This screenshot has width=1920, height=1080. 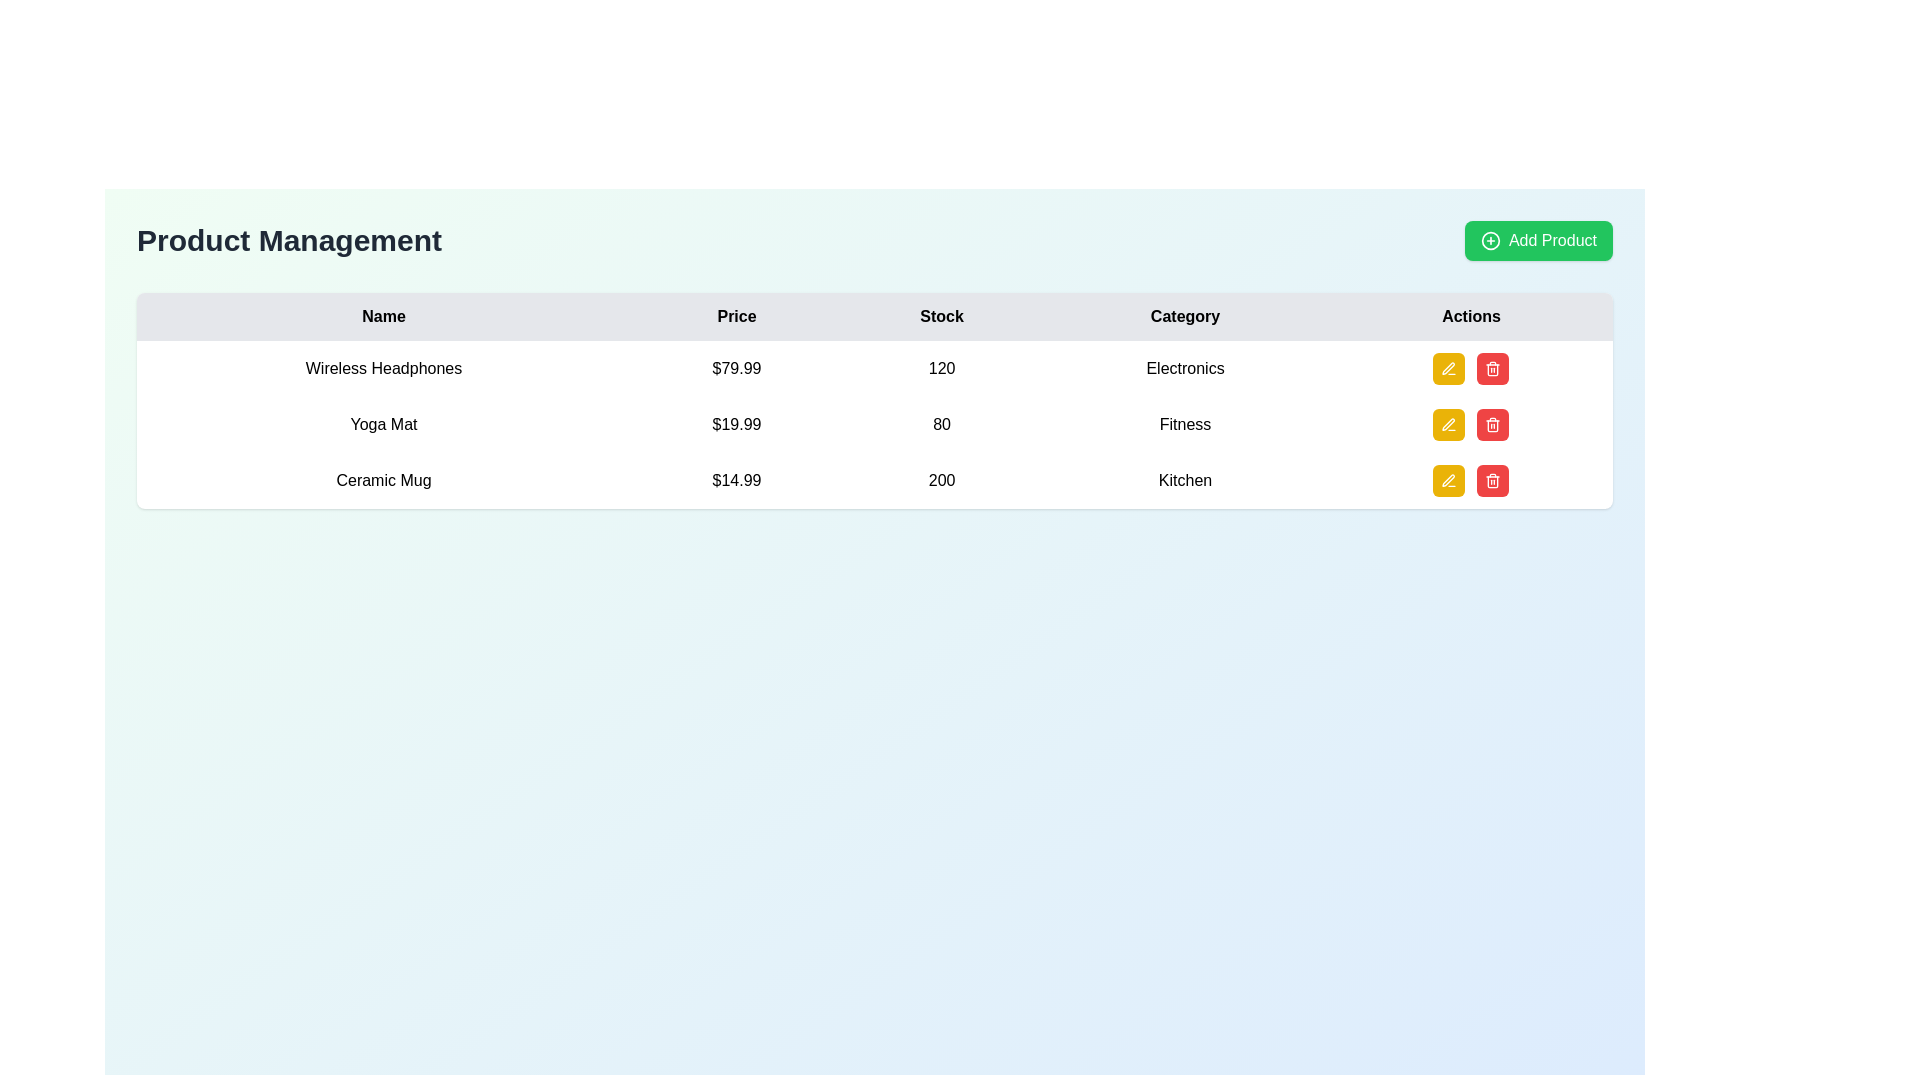 What do you see at coordinates (1471, 423) in the screenshot?
I see `the yellow edit button in the button group for the 'Yoga Mat' item` at bounding box center [1471, 423].